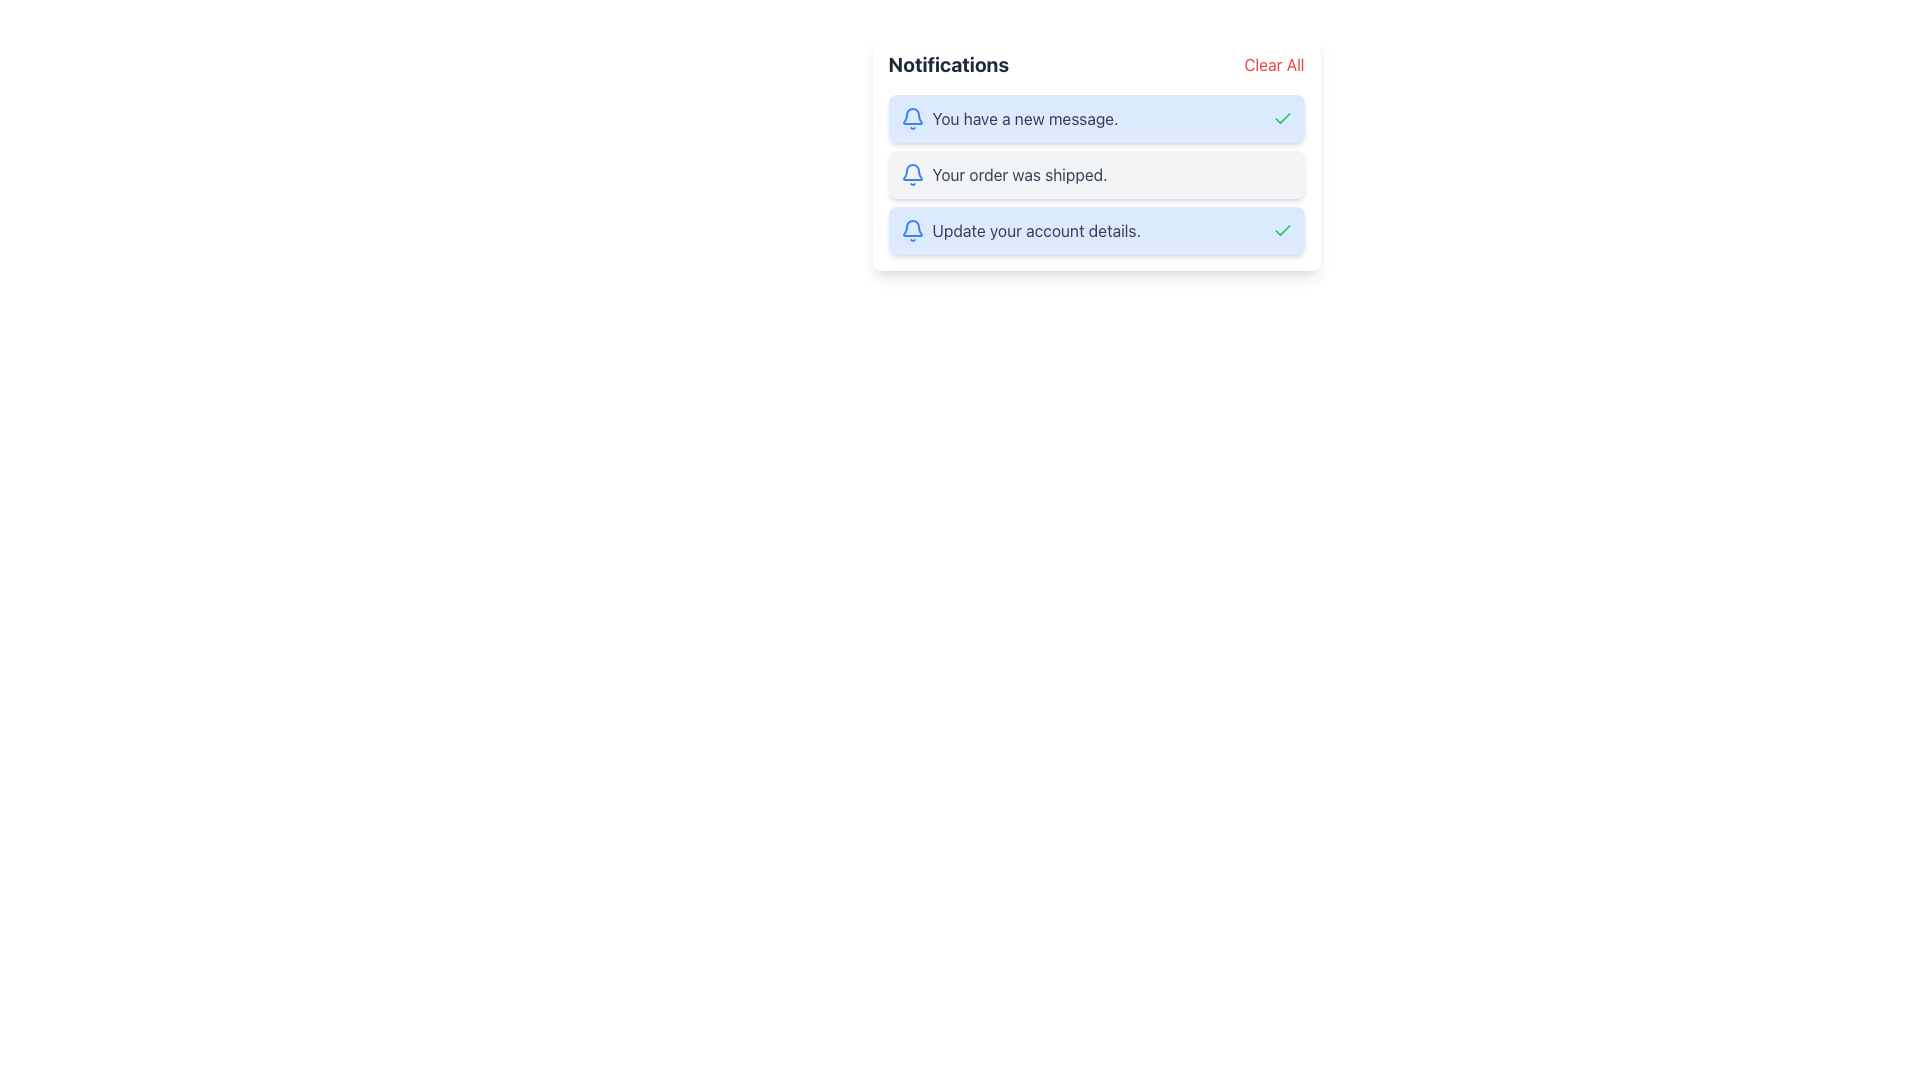 The width and height of the screenshot is (1920, 1080). I want to click on the text label that says 'You have a new message.' located in the notification panel, positioned to the right of a blue notification icon and to the left of a green checkmark icon, so click(1025, 119).